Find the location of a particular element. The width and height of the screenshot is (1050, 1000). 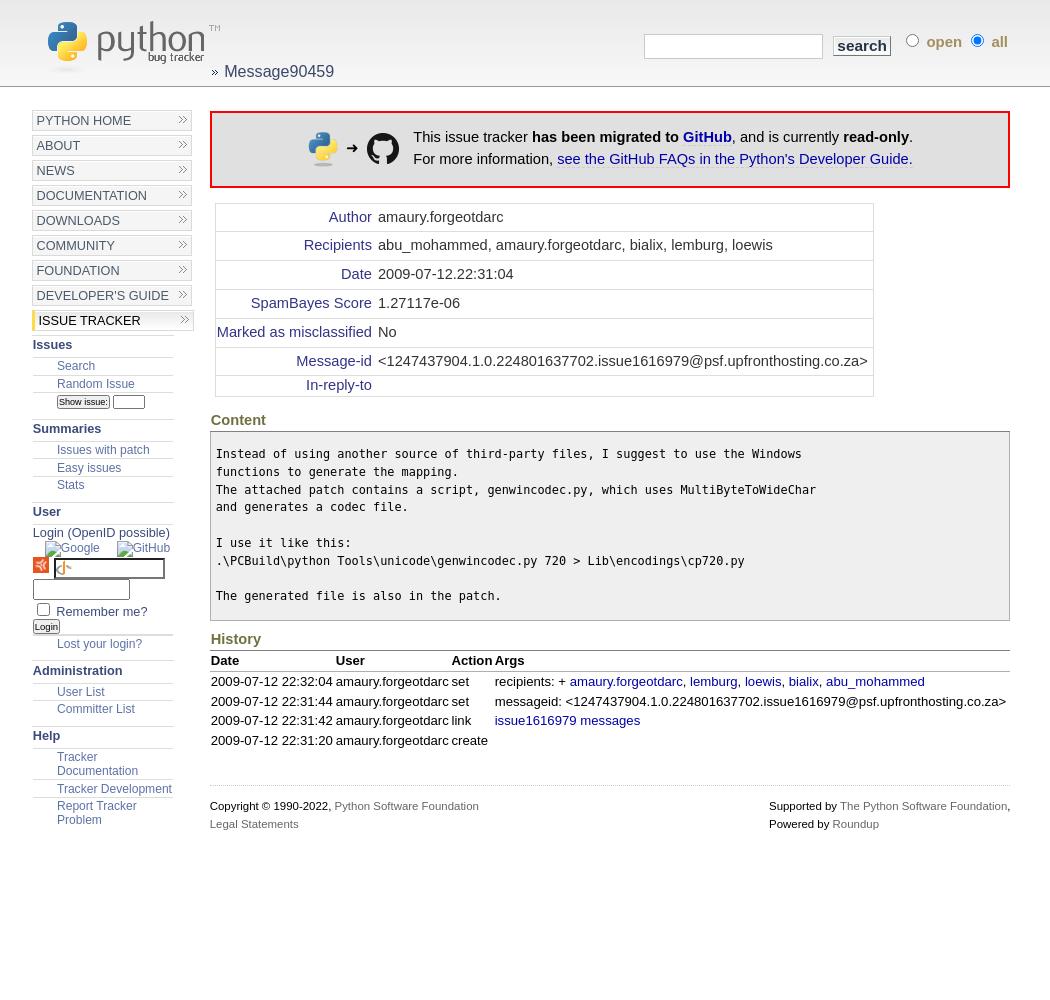

'Documentation' is located at coordinates (91, 194).